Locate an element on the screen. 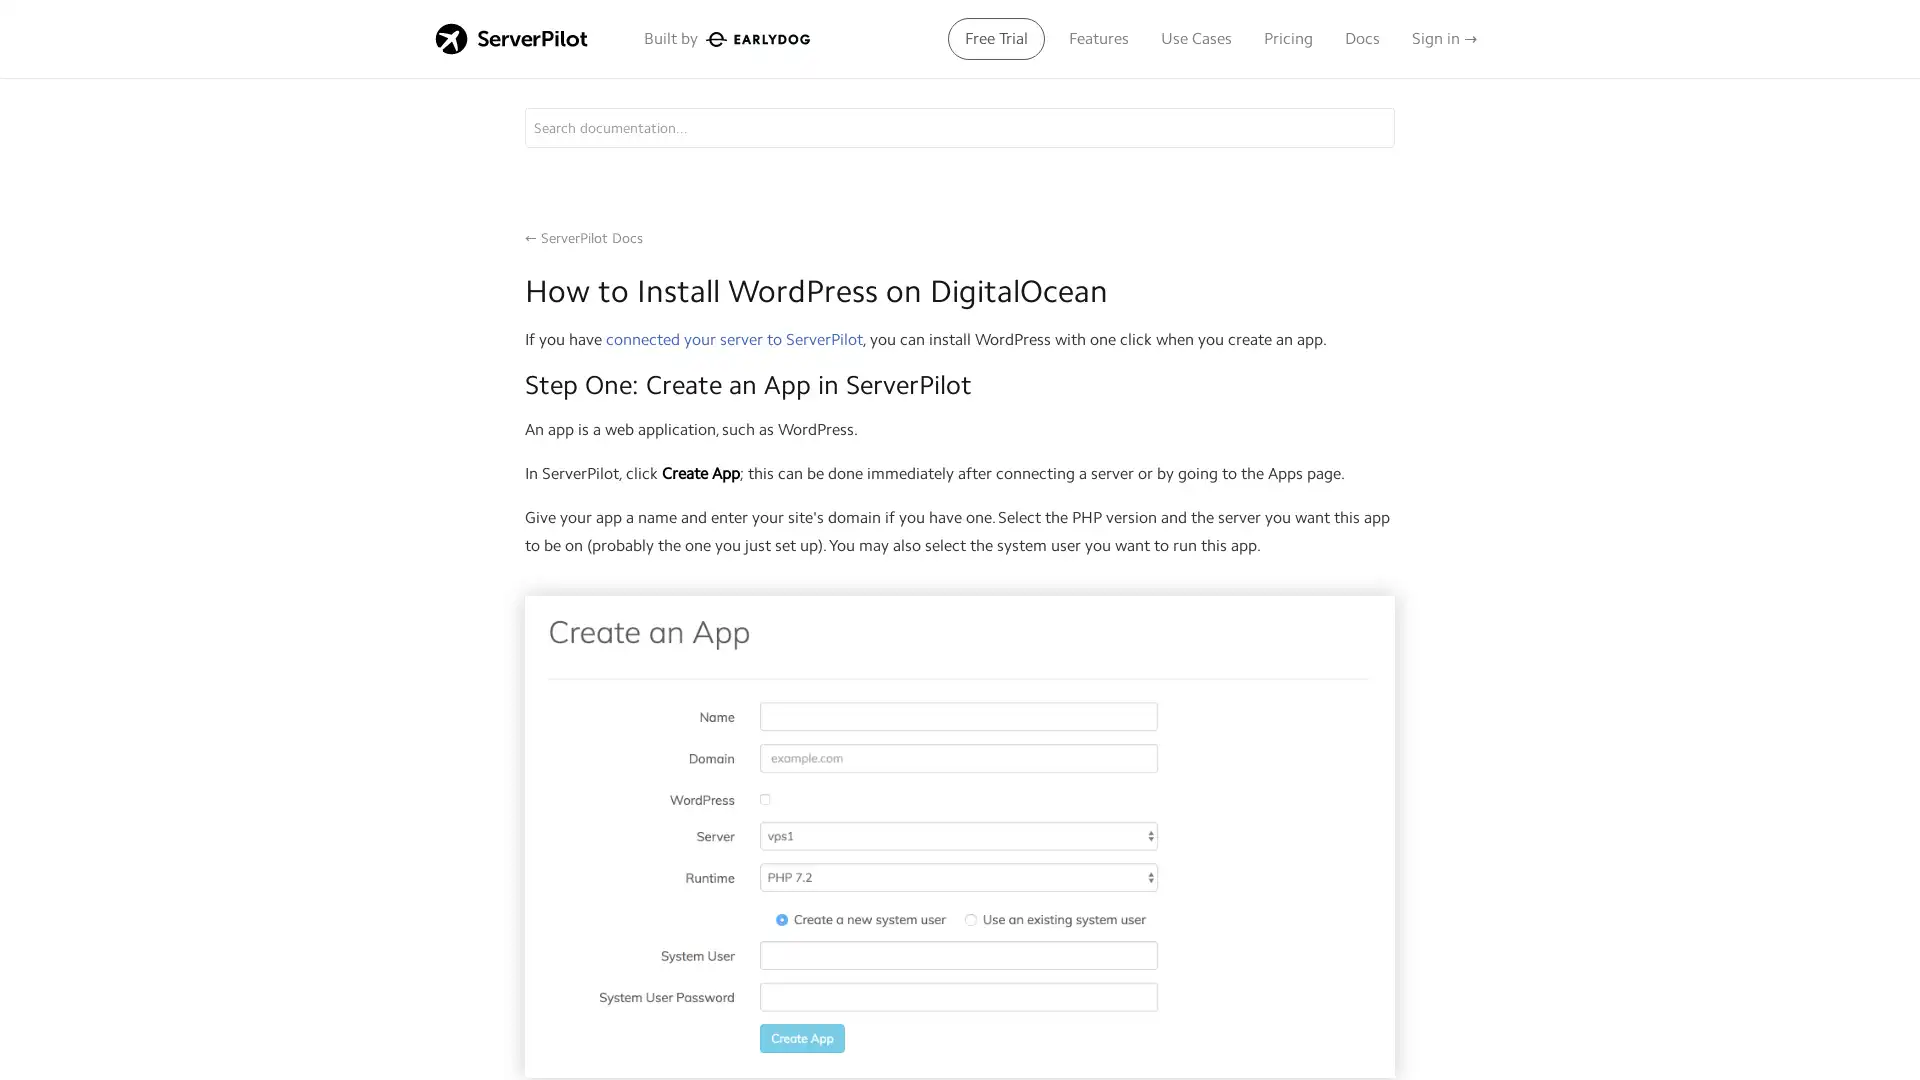 The image size is (1920, 1080). Pricing is located at coordinates (1288, 38).